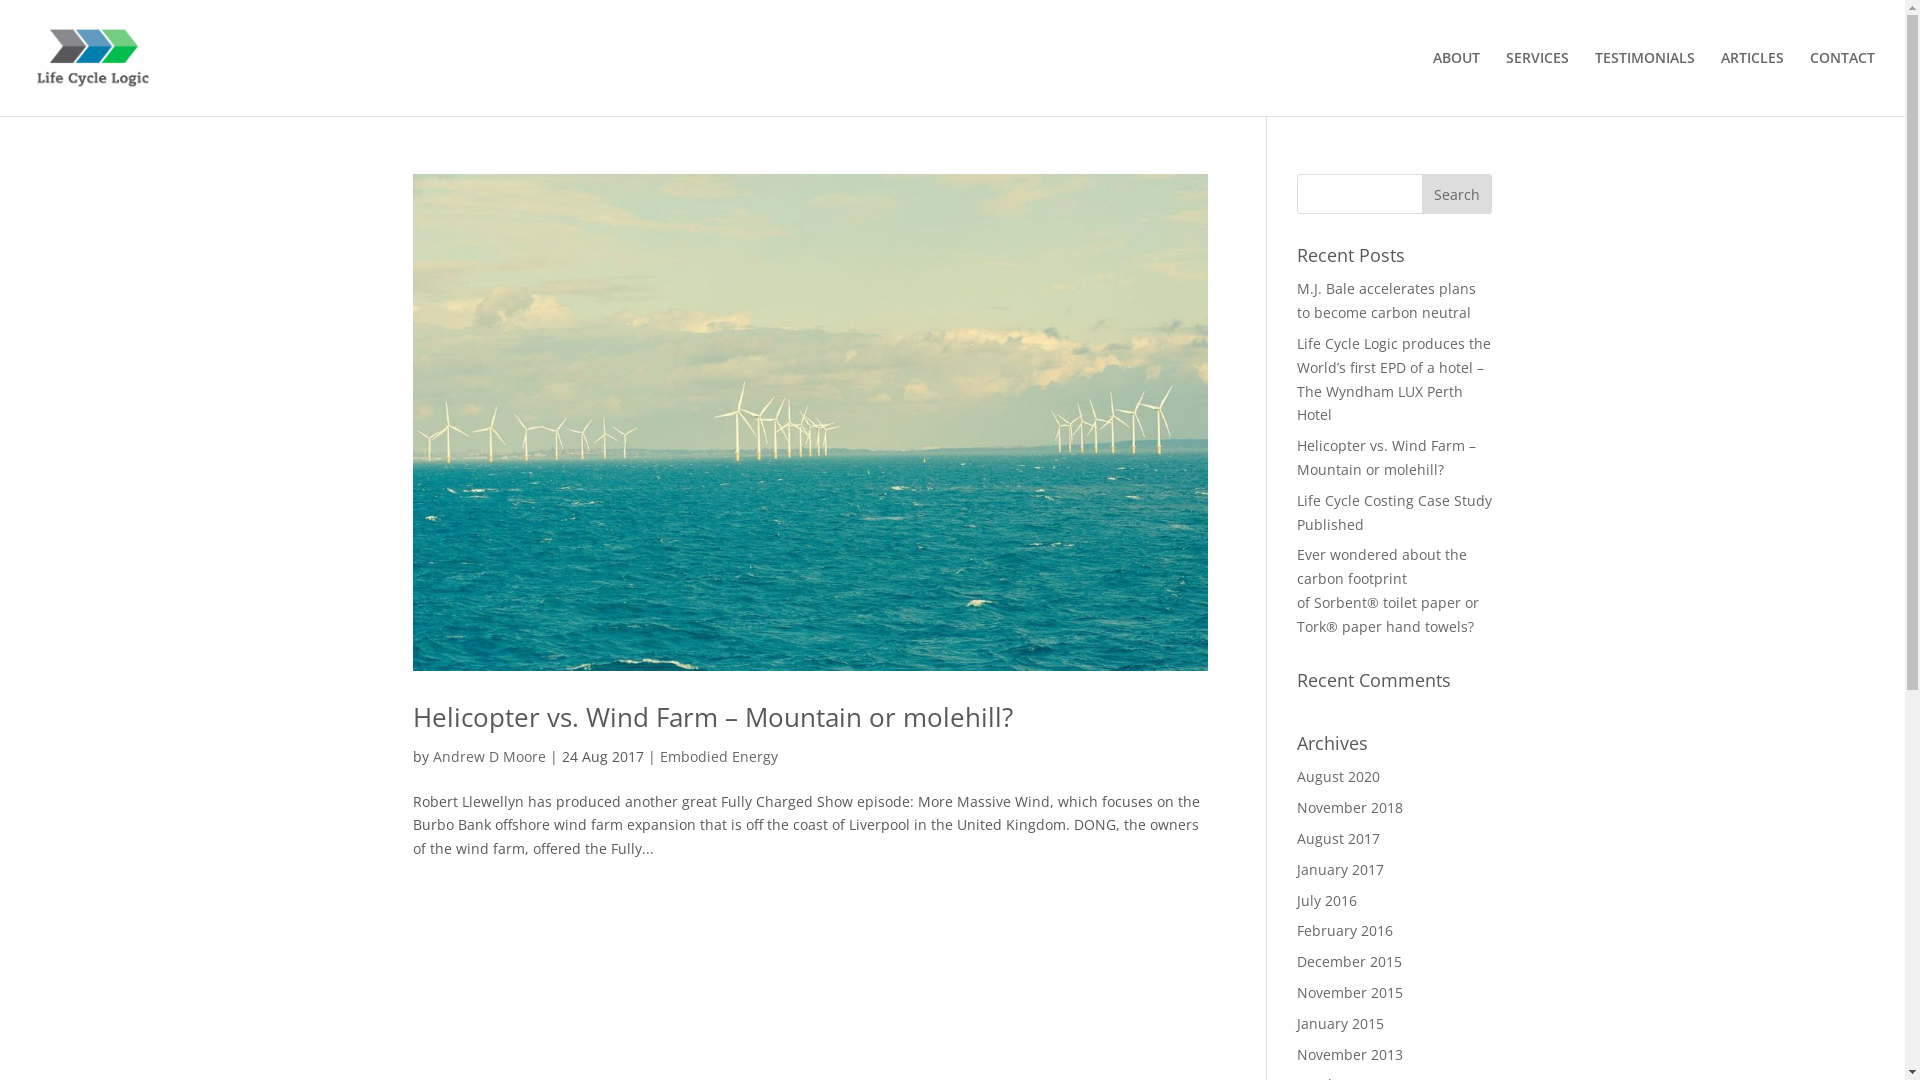 This screenshot has width=1920, height=1080. What do you see at coordinates (1349, 806) in the screenshot?
I see `'November 2018'` at bounding box center [1349, 806].